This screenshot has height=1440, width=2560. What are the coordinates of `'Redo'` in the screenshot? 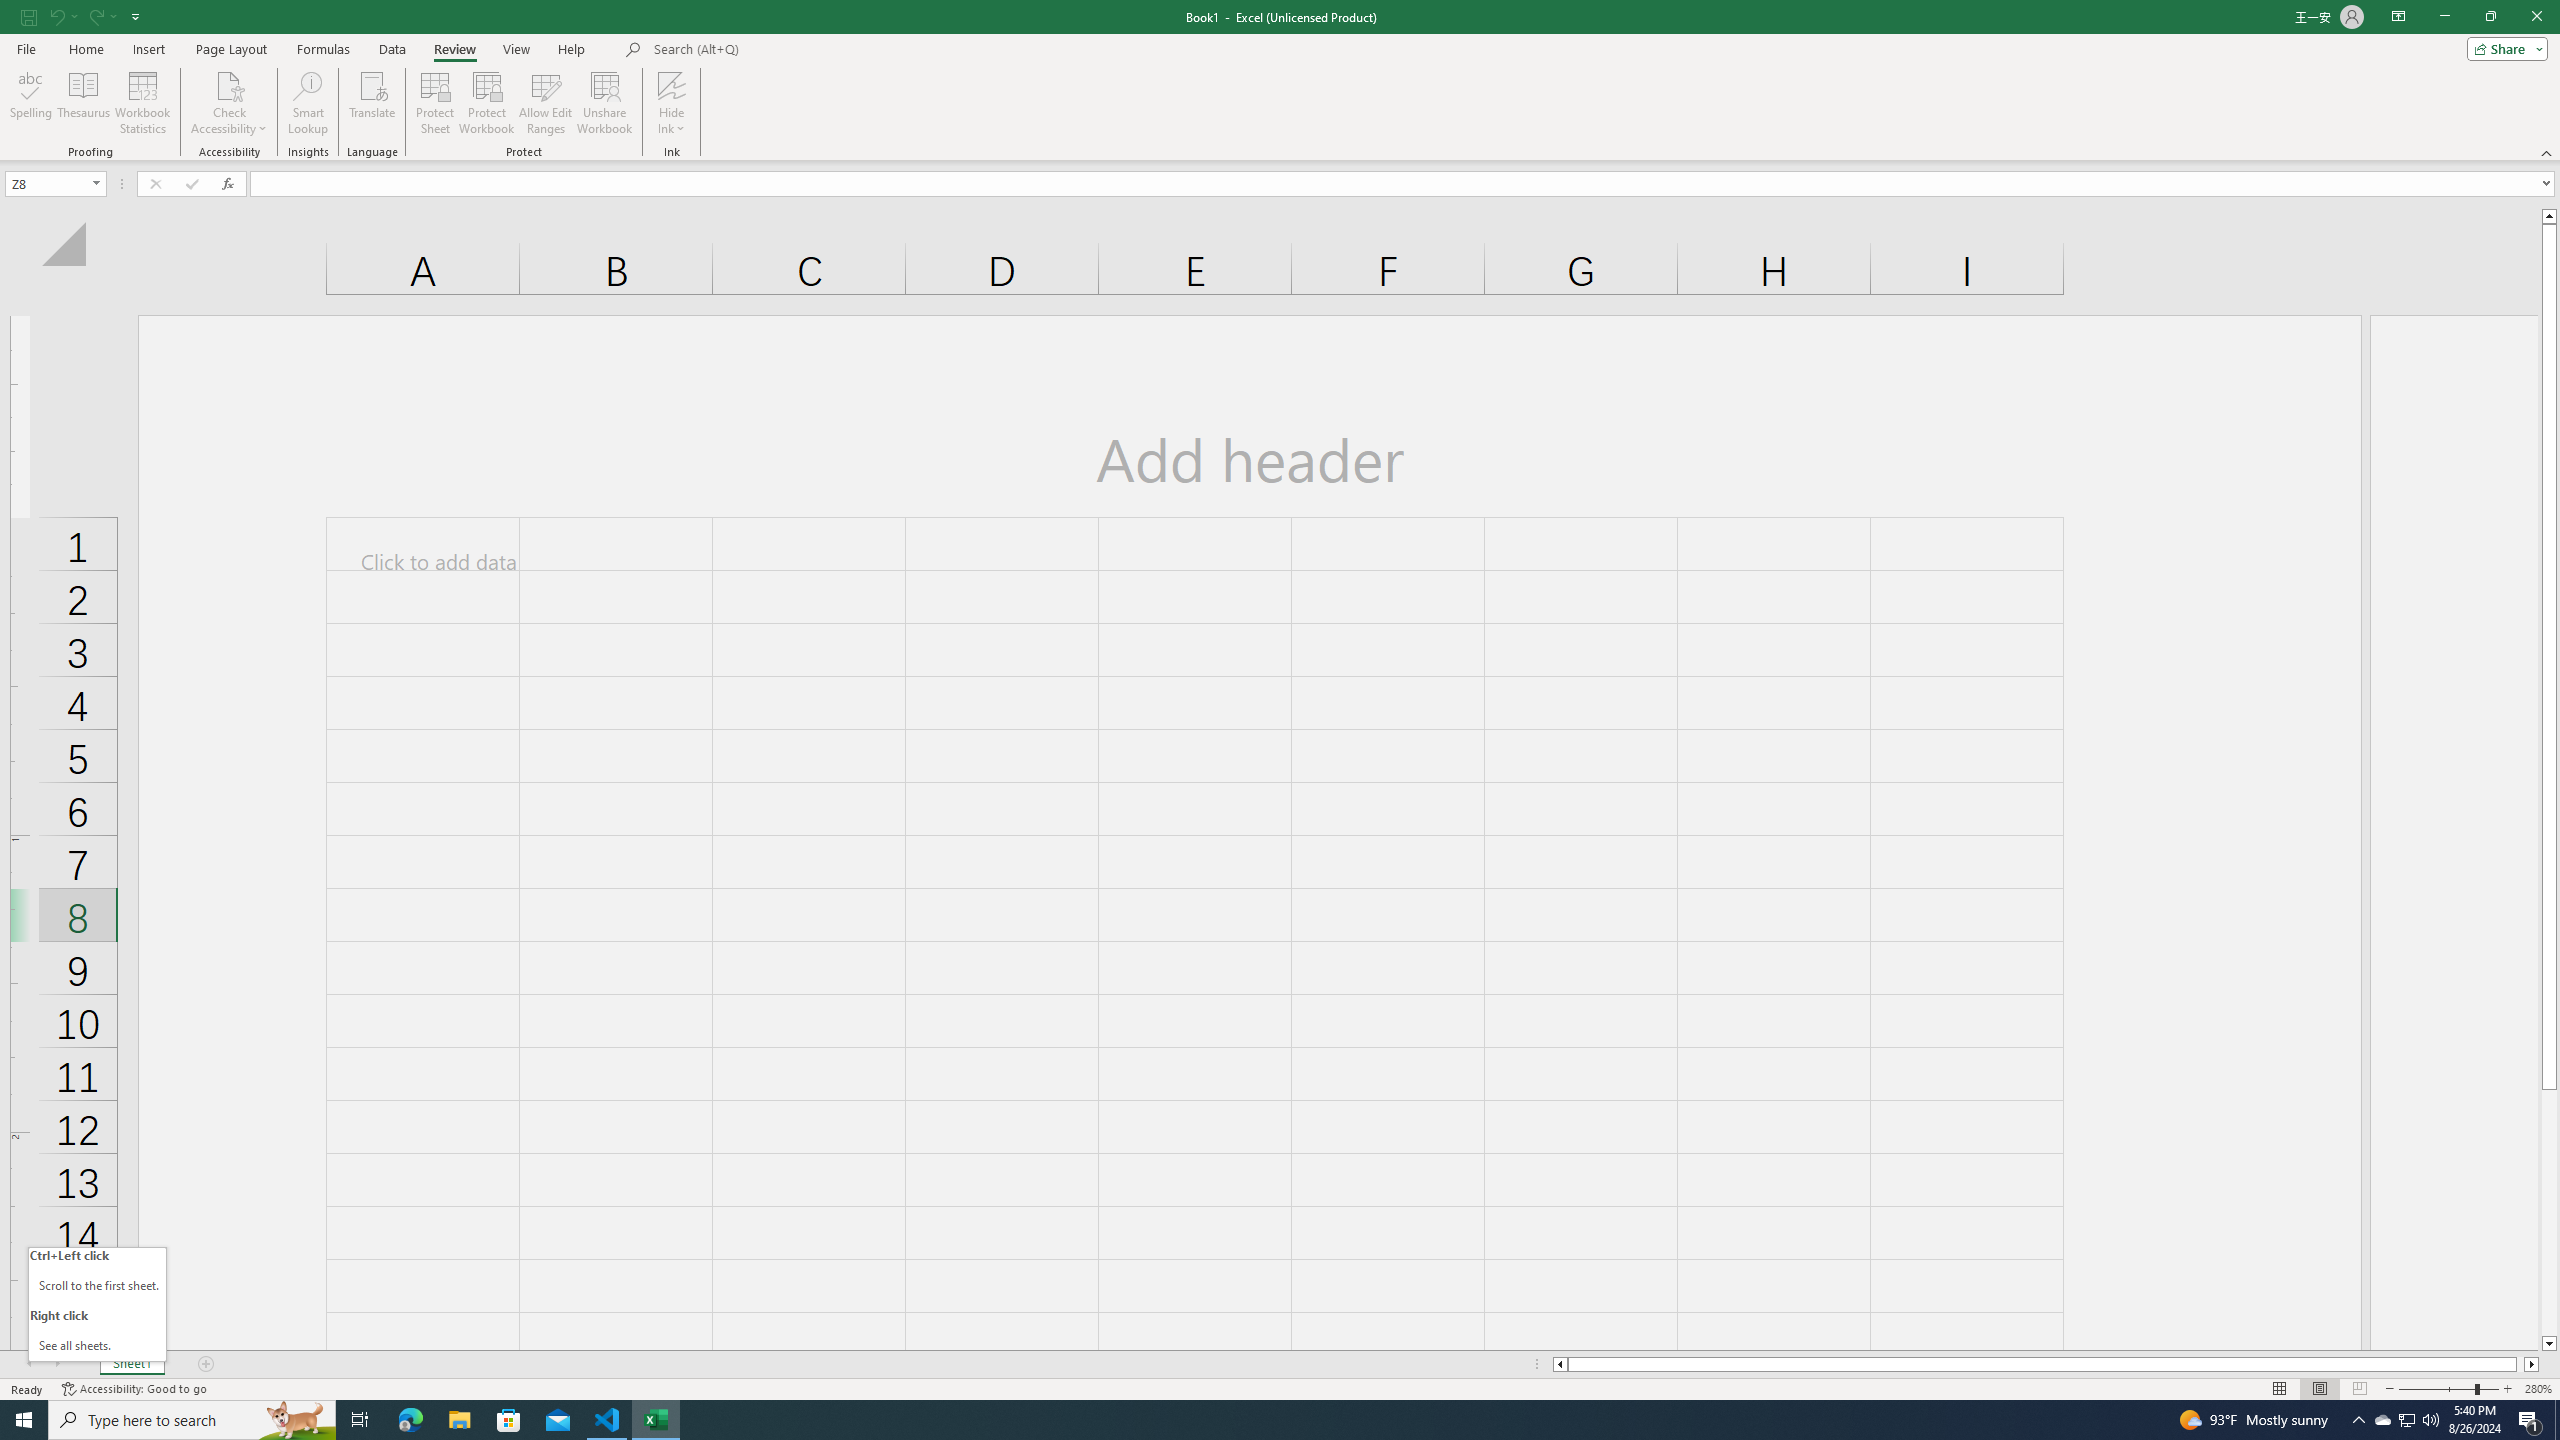 It's located at (93, 15).